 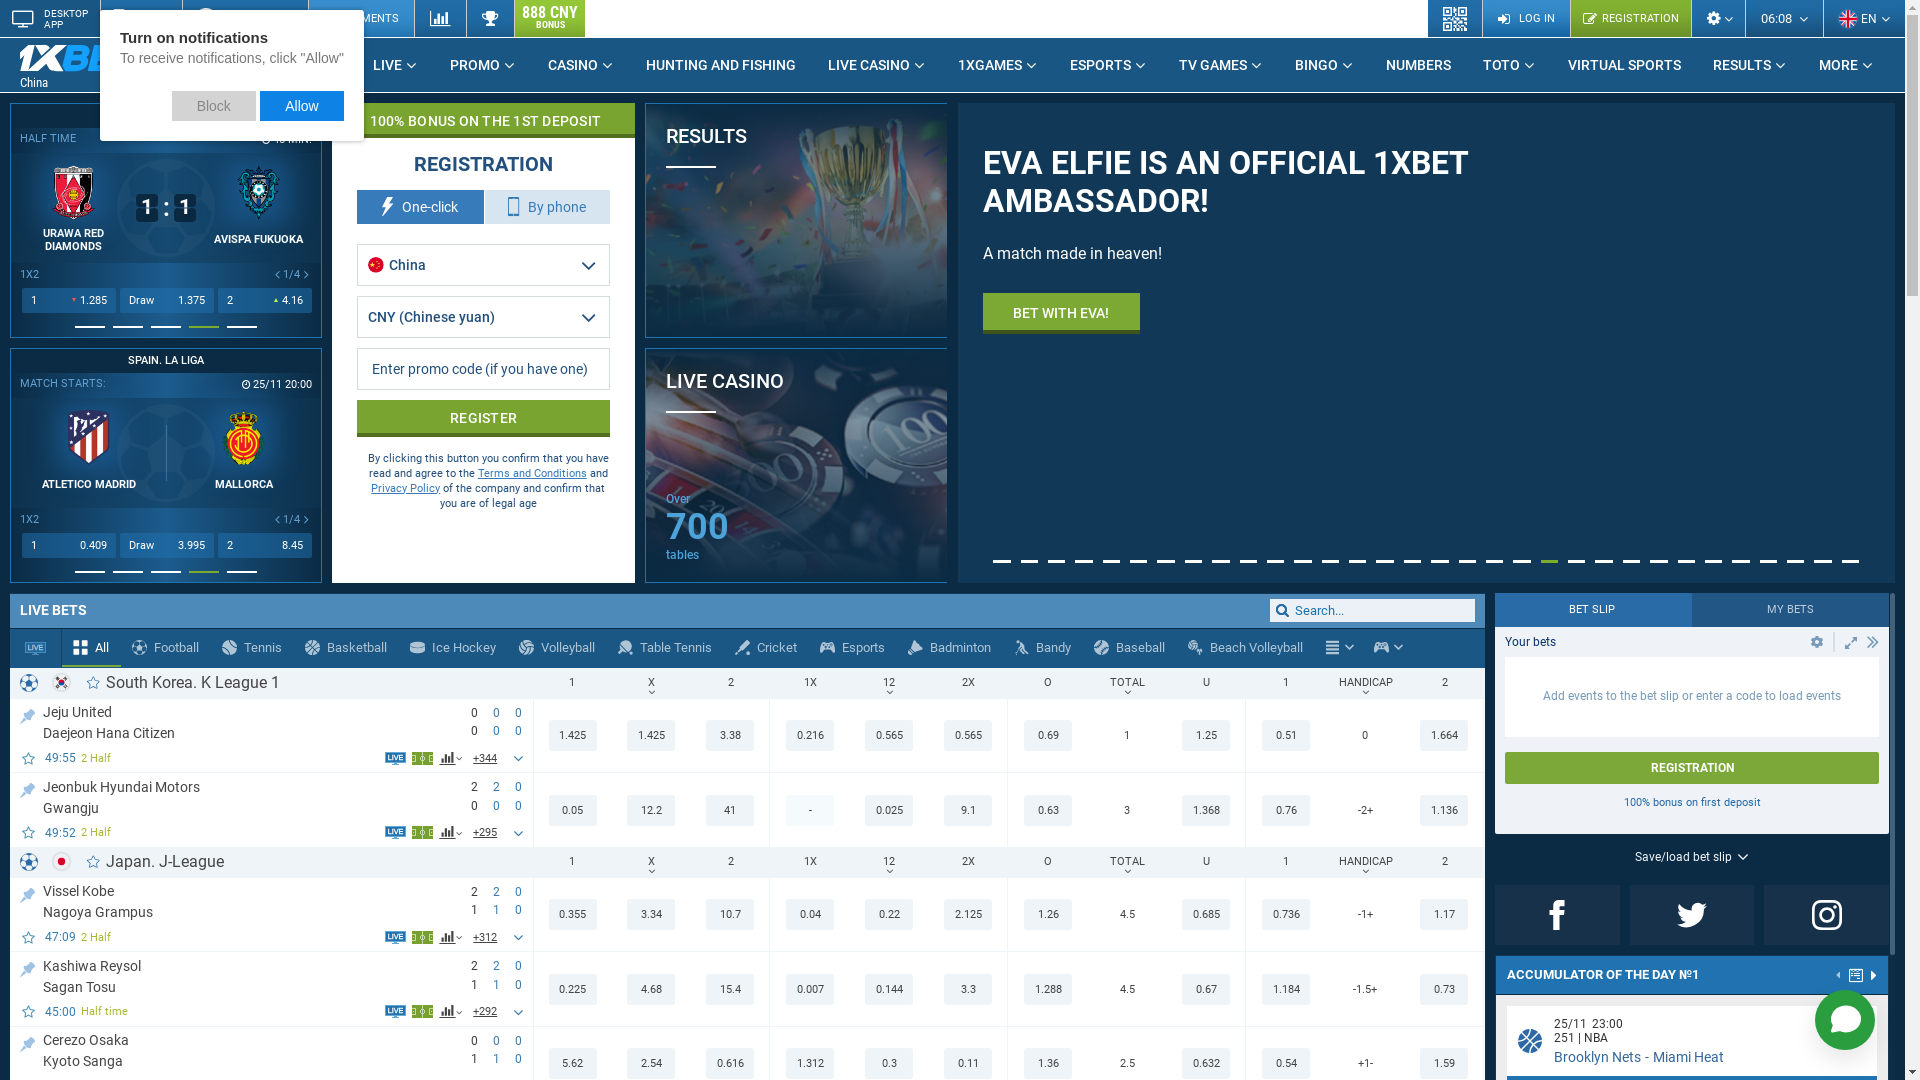 What do you see at coordinates (720, 64) in the screenshot?
I see `'HUNTING AND FISHING'` at bounding box center [720, 64].